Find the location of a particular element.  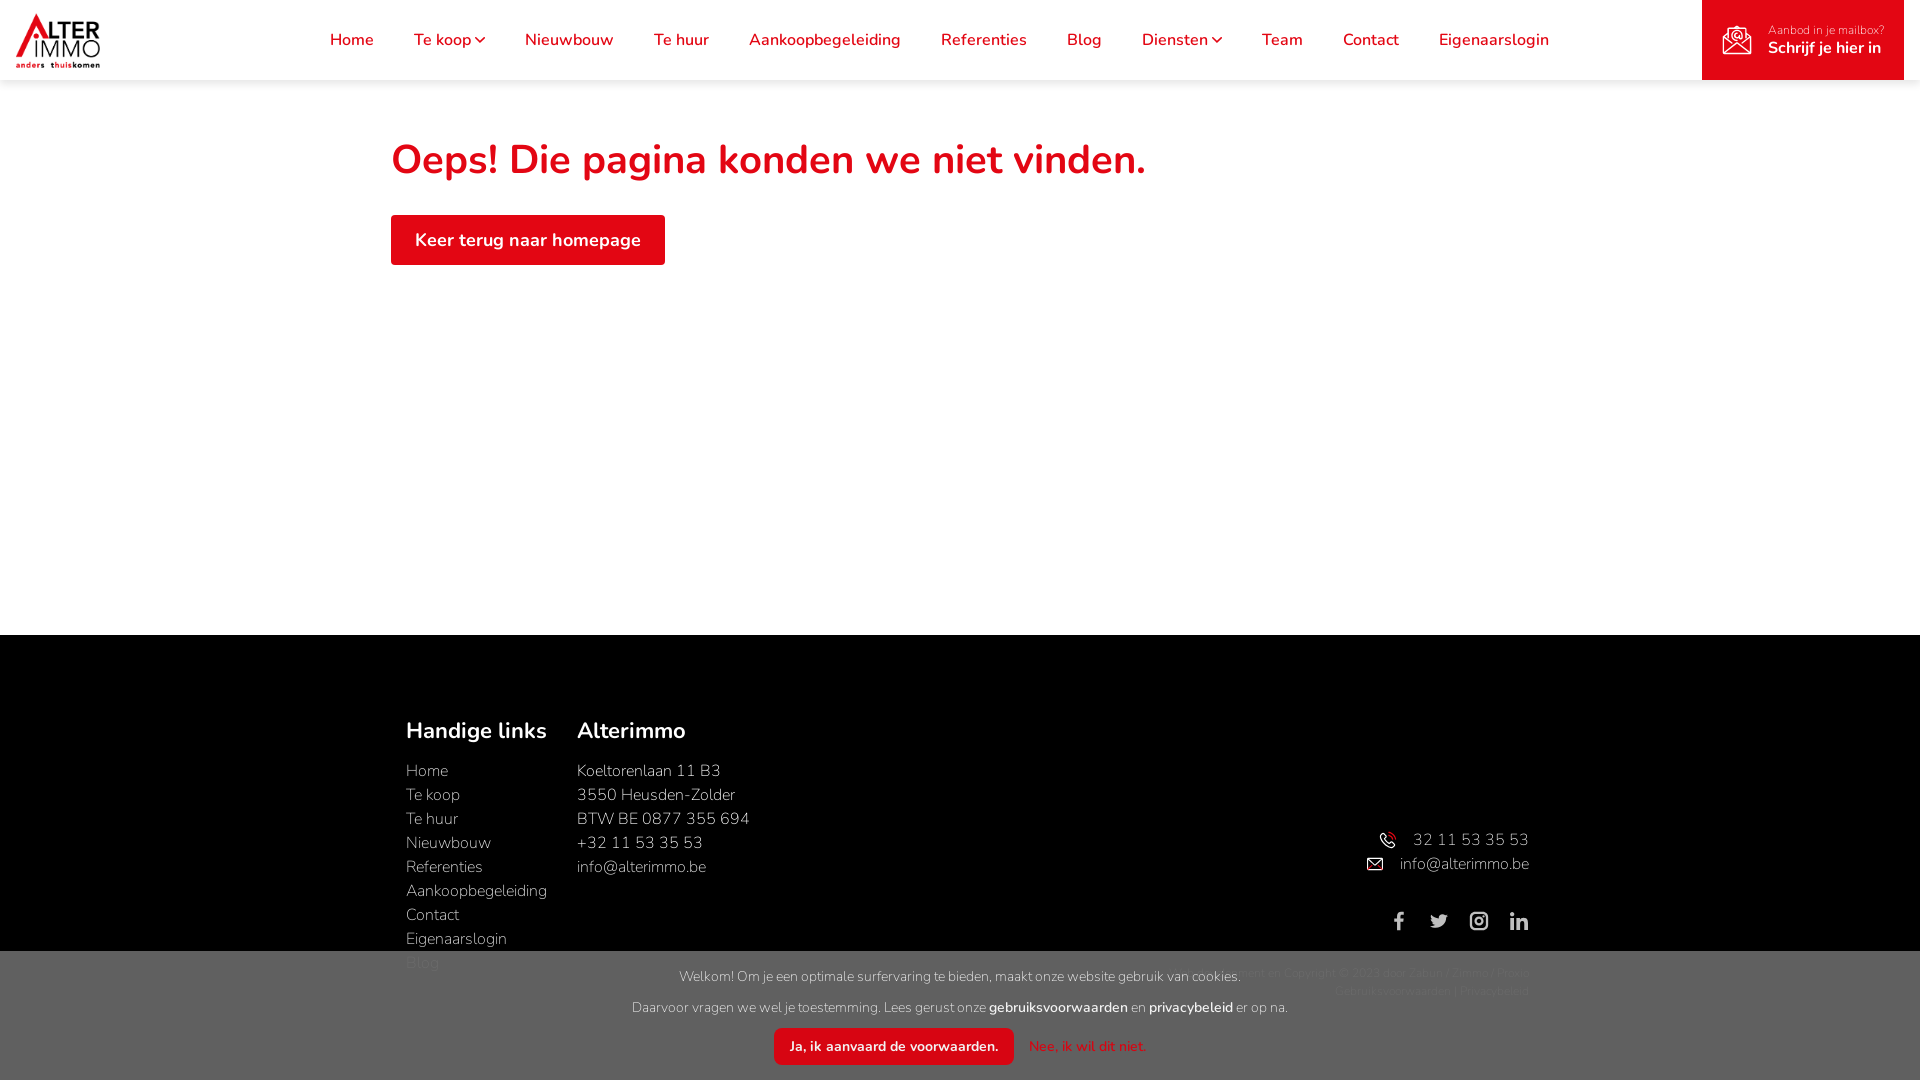

'Keer terug naar homepage' is located at coordinates (528, 238).